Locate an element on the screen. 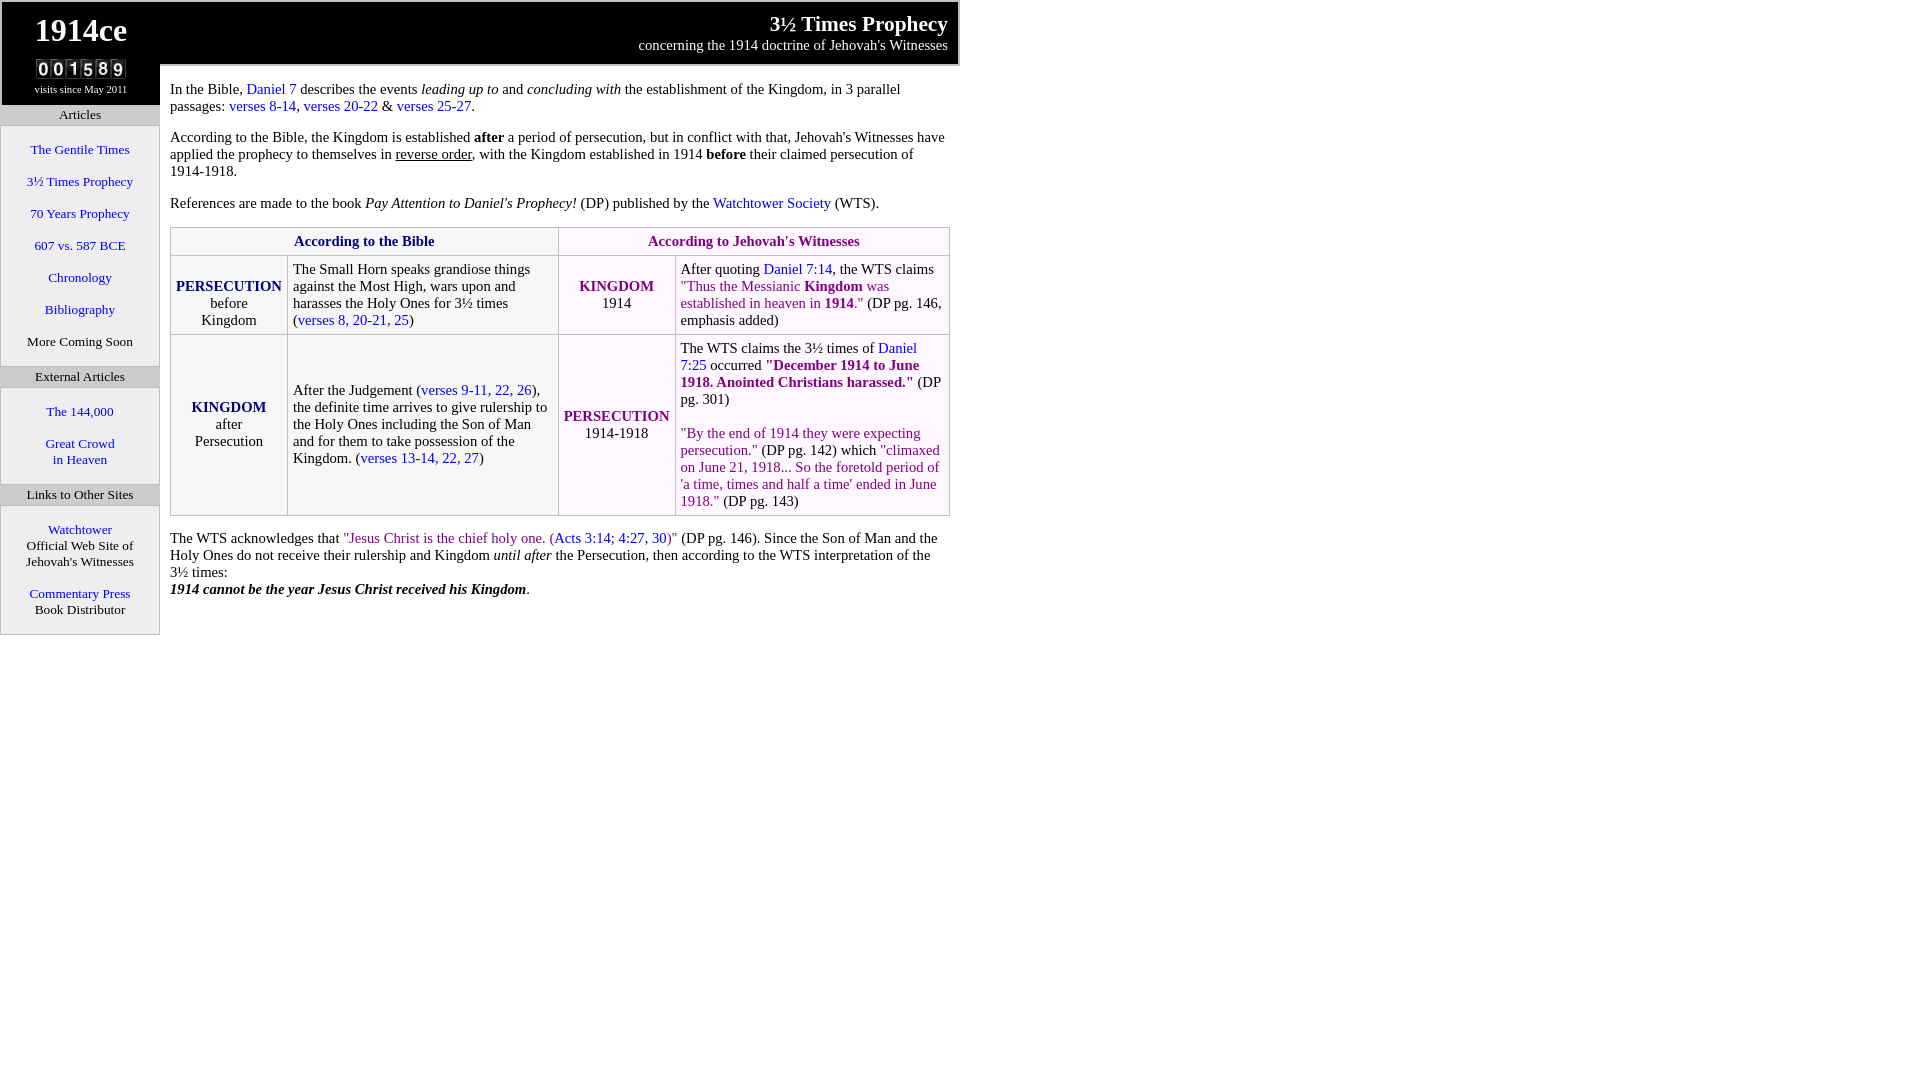 The height and width of the screenshot is (1080, 1920). 'verses 20-22' is located at coordinates (340, 105).